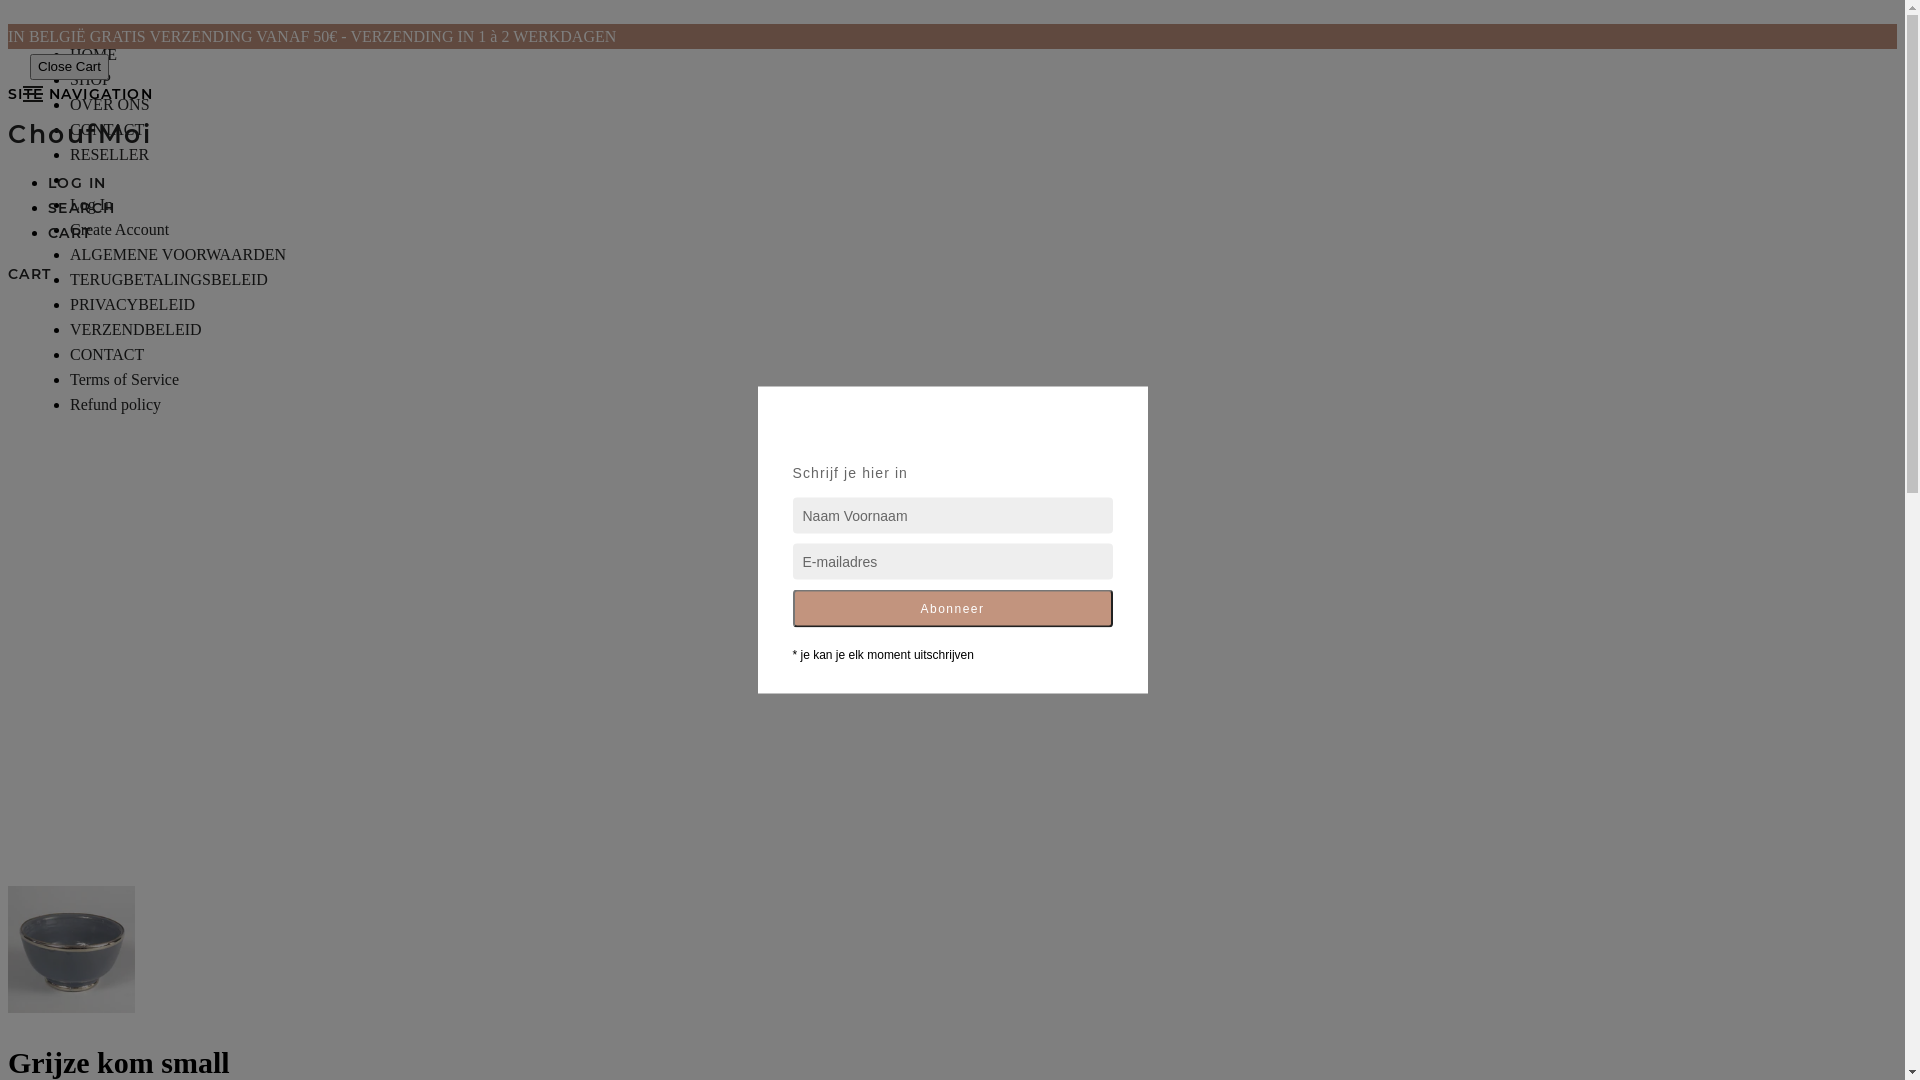 This screenshot has height=1080, width=1920. Describe the element at coordinates (109, 104) in the screenshot. I see `'OVER ONS'` at that location.